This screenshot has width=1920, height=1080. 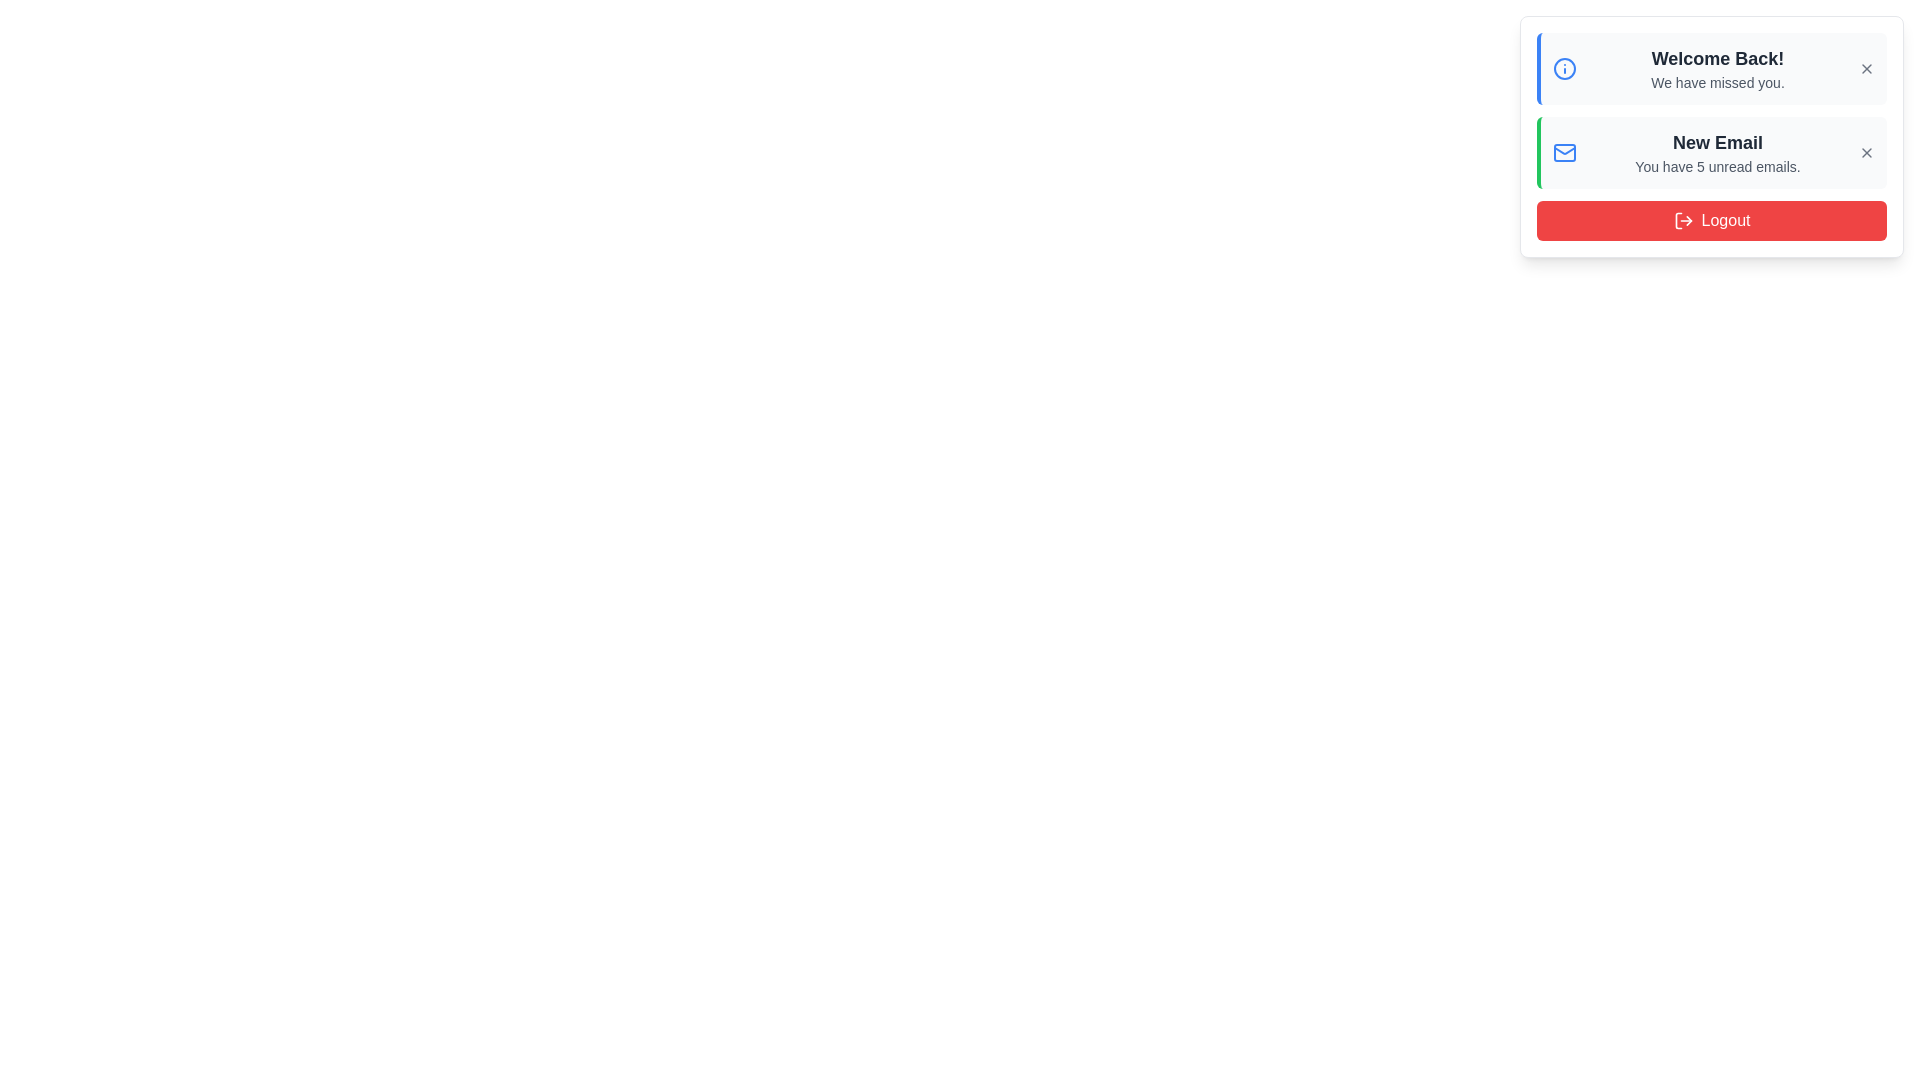 I want to click on the small 'x' icon button at the top-right corner of the 'New Email' notification card, so click(x=1866, y=152).